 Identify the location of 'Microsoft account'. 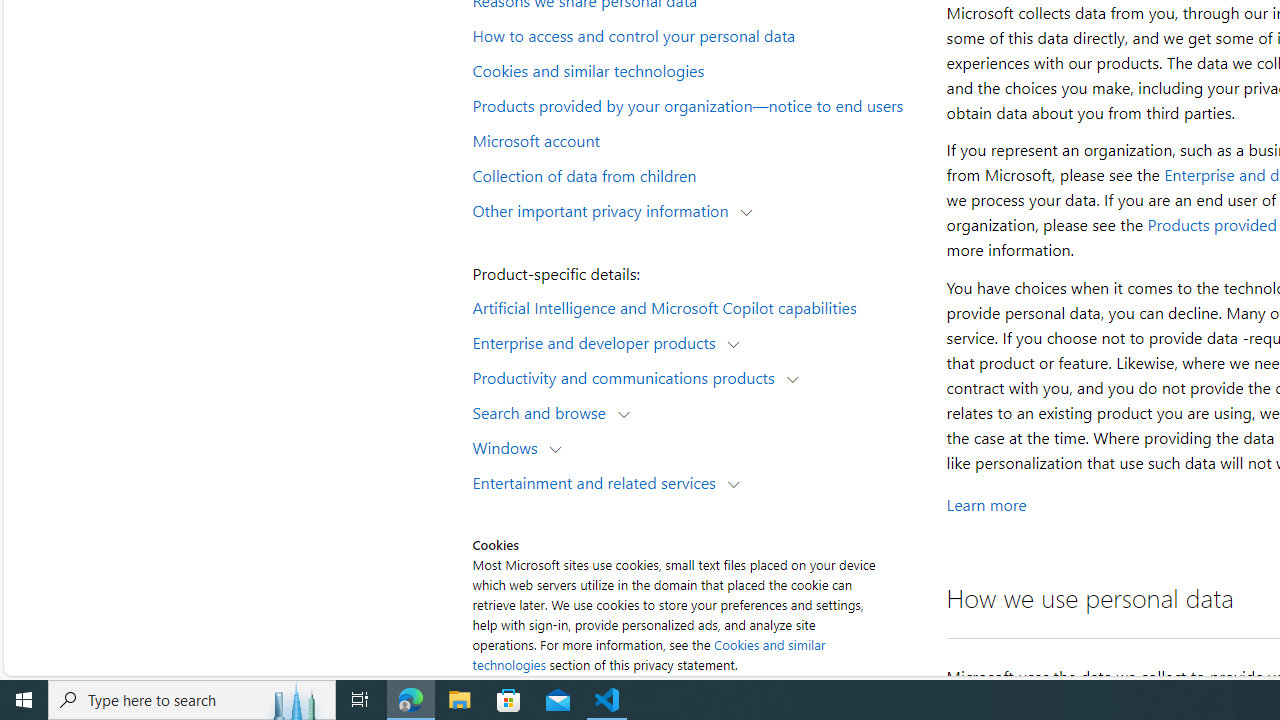
(696, 138).